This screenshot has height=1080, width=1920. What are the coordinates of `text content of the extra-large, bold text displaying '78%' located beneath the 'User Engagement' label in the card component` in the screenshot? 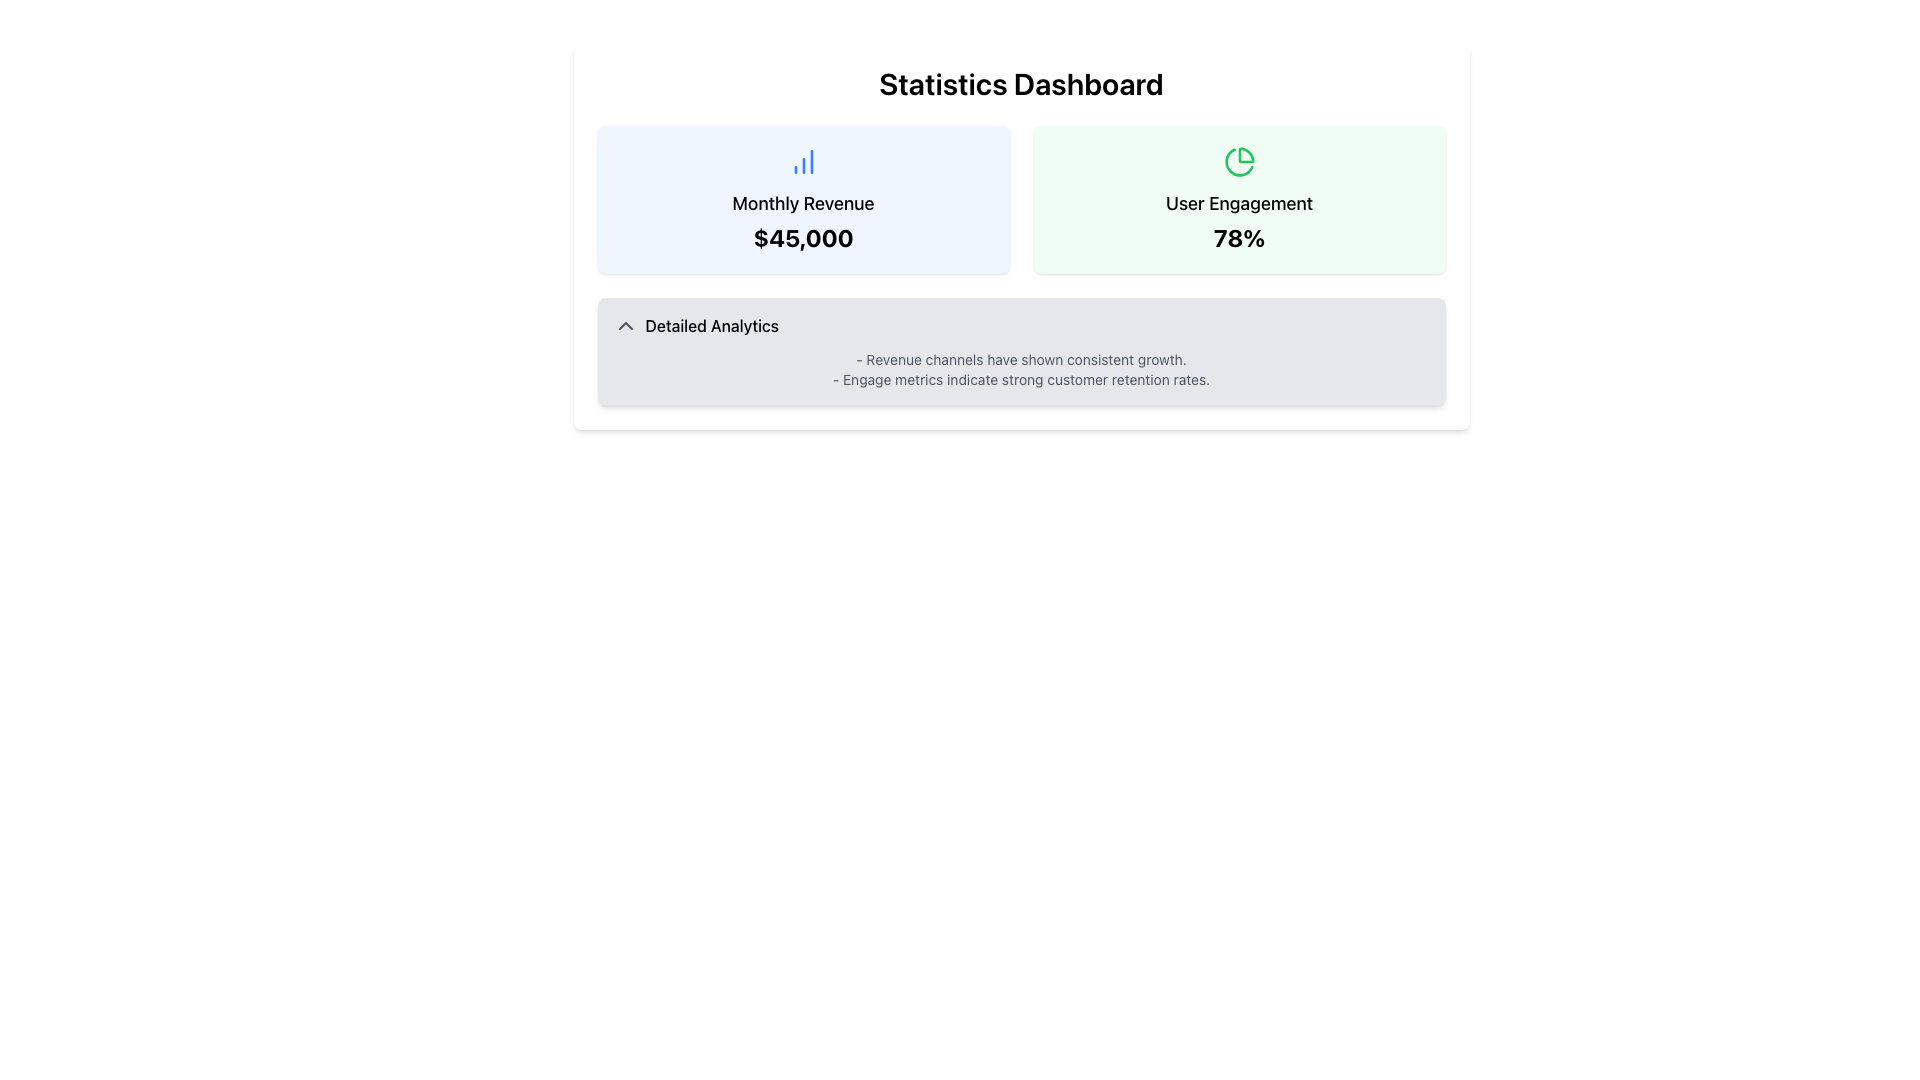 It's located at (1238, 237).